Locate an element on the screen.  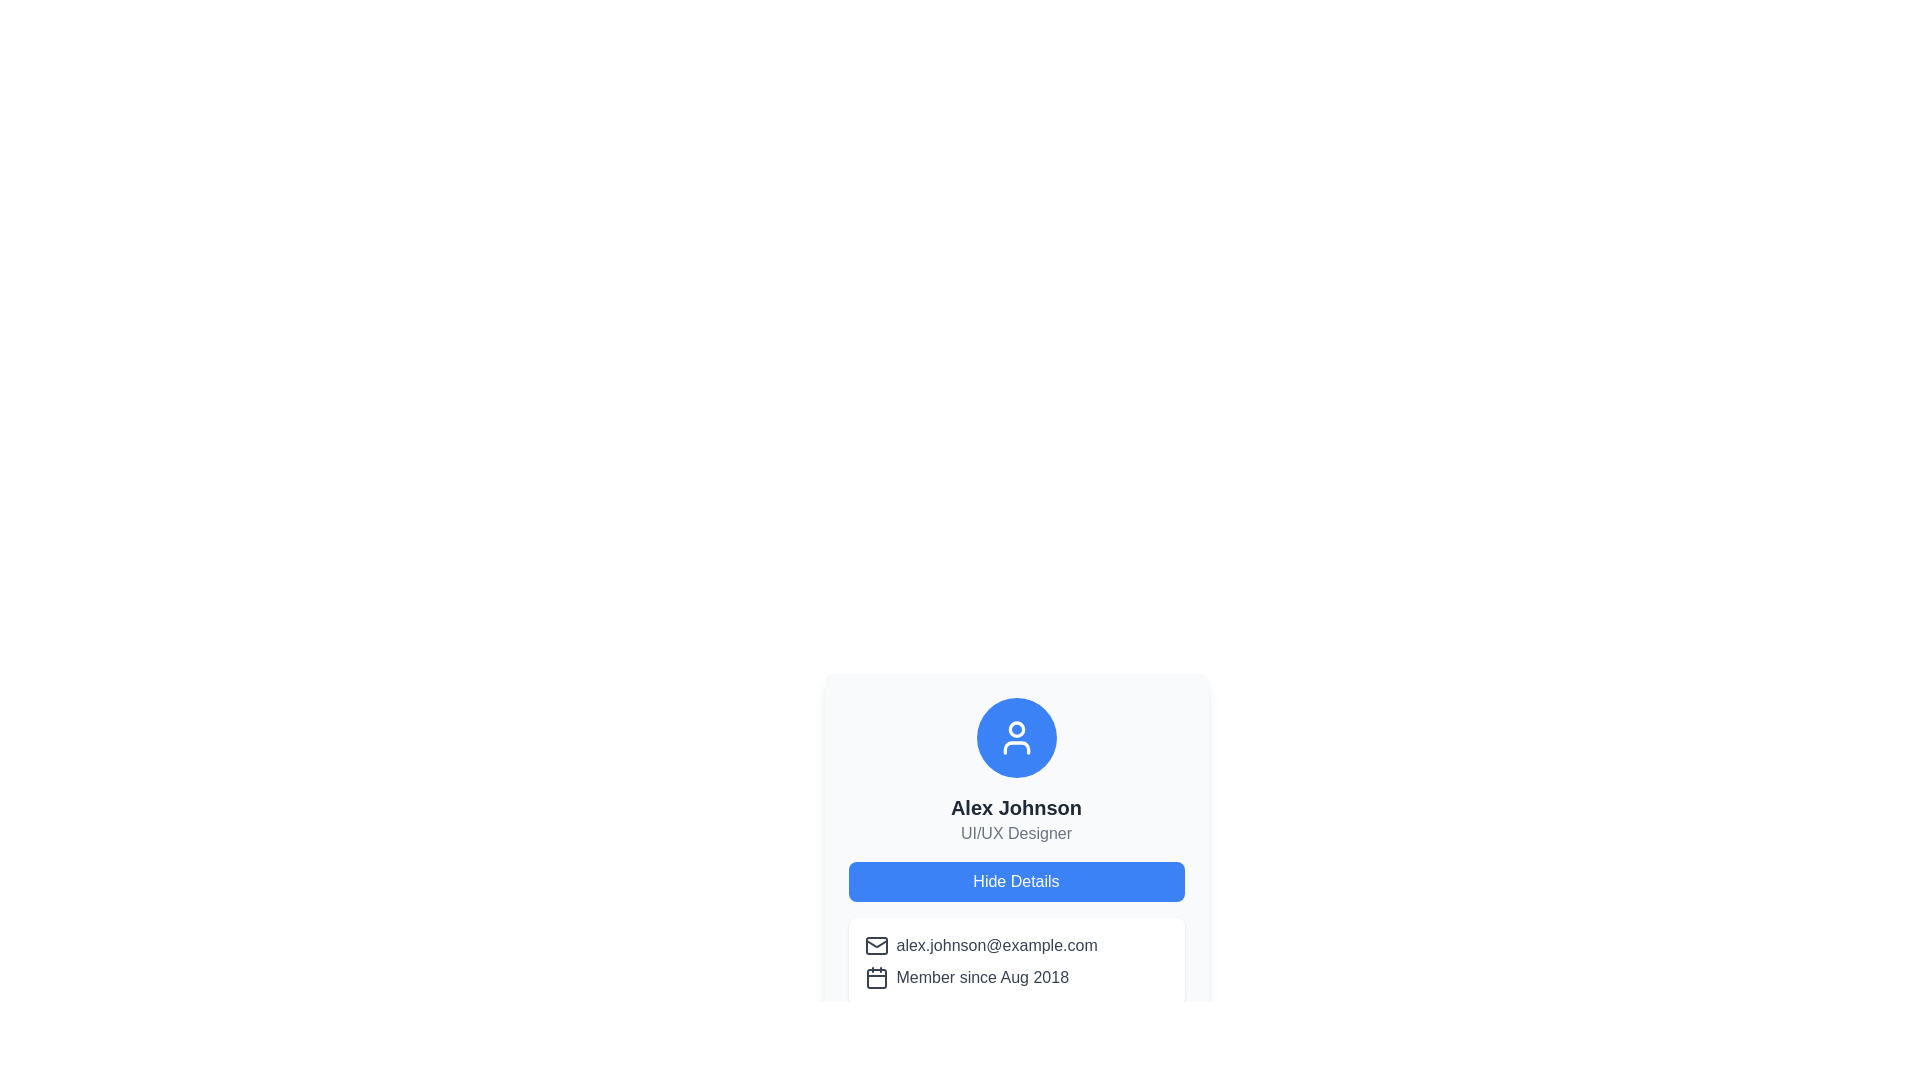
the non-interactive text label reading 'UI/UX Designer' styled in gray, located beneath the name 'Alex Johnson' on a user profile card is located at coordinates (1016, 833).